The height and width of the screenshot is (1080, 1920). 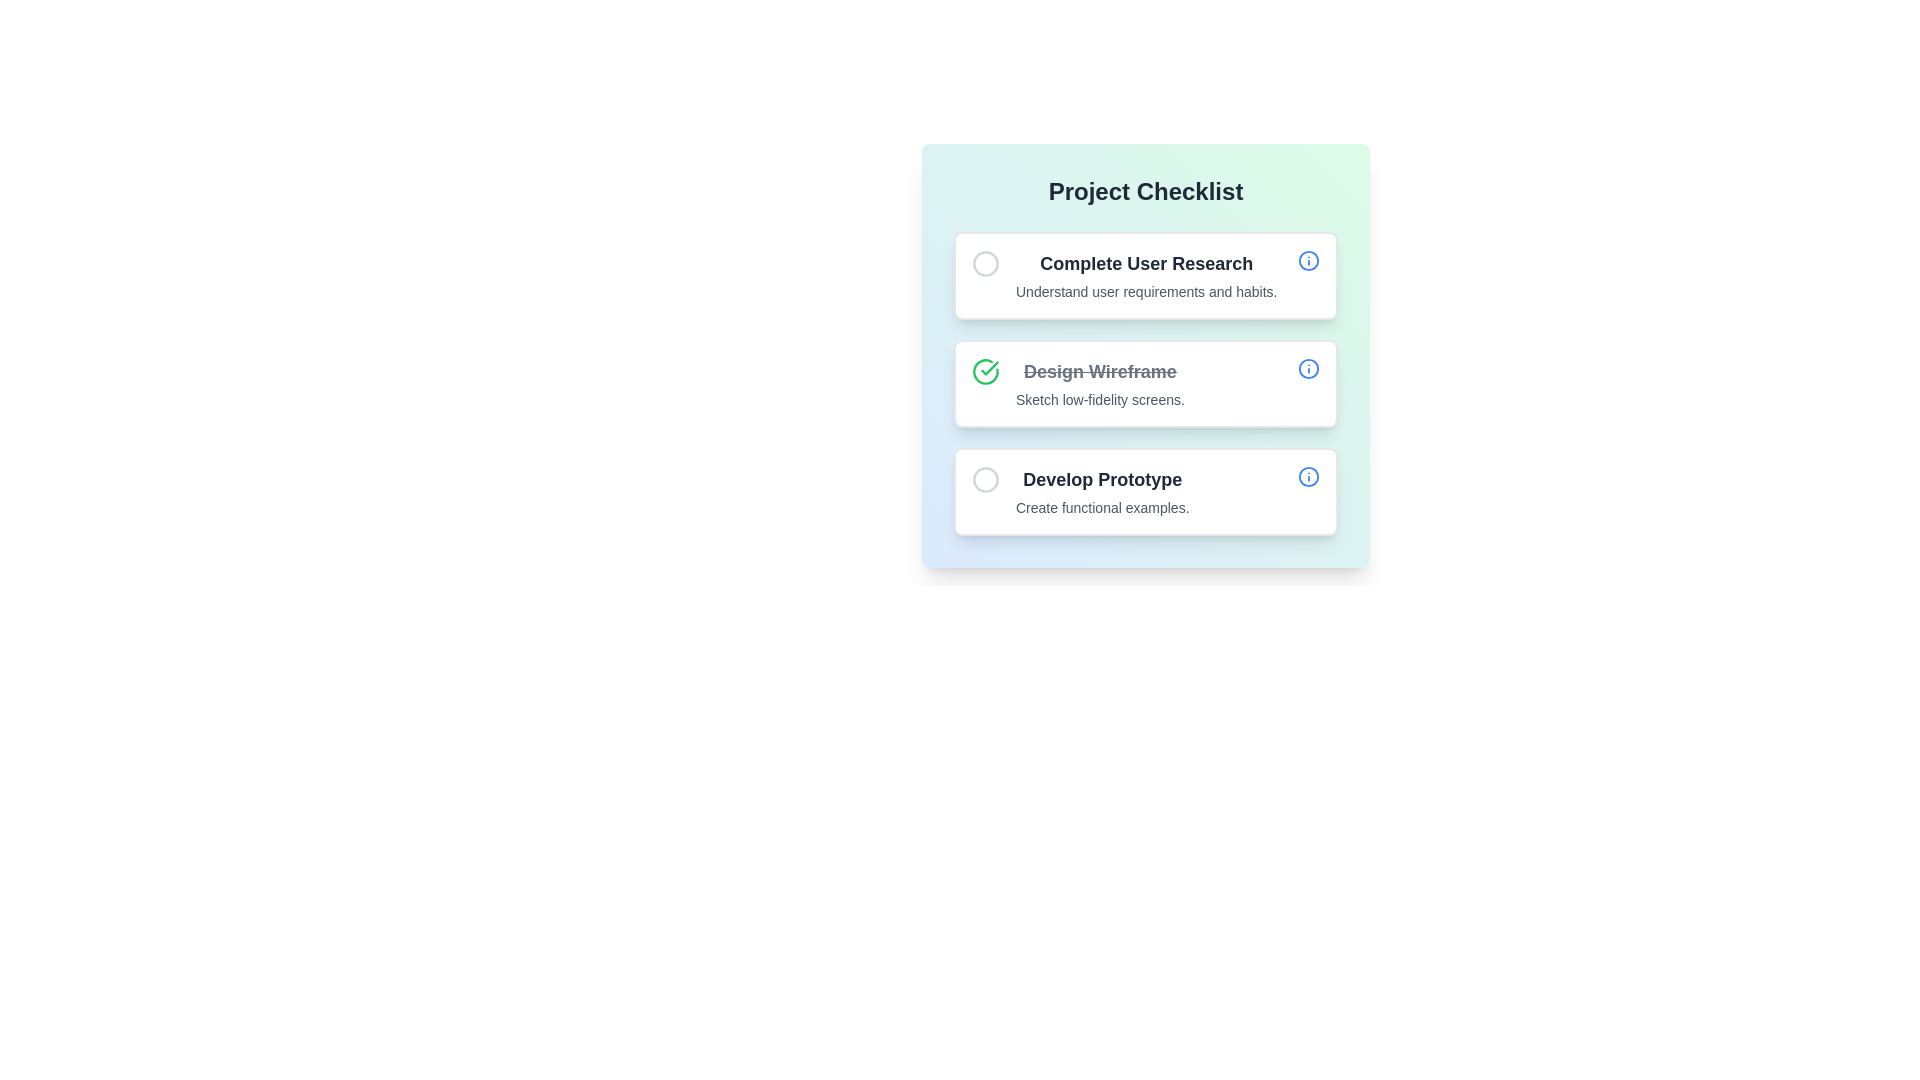 I want to click on the checkbox located to the left of the text 'Develop Prototype' for keyboard interaction, so click(x=985, y=479).